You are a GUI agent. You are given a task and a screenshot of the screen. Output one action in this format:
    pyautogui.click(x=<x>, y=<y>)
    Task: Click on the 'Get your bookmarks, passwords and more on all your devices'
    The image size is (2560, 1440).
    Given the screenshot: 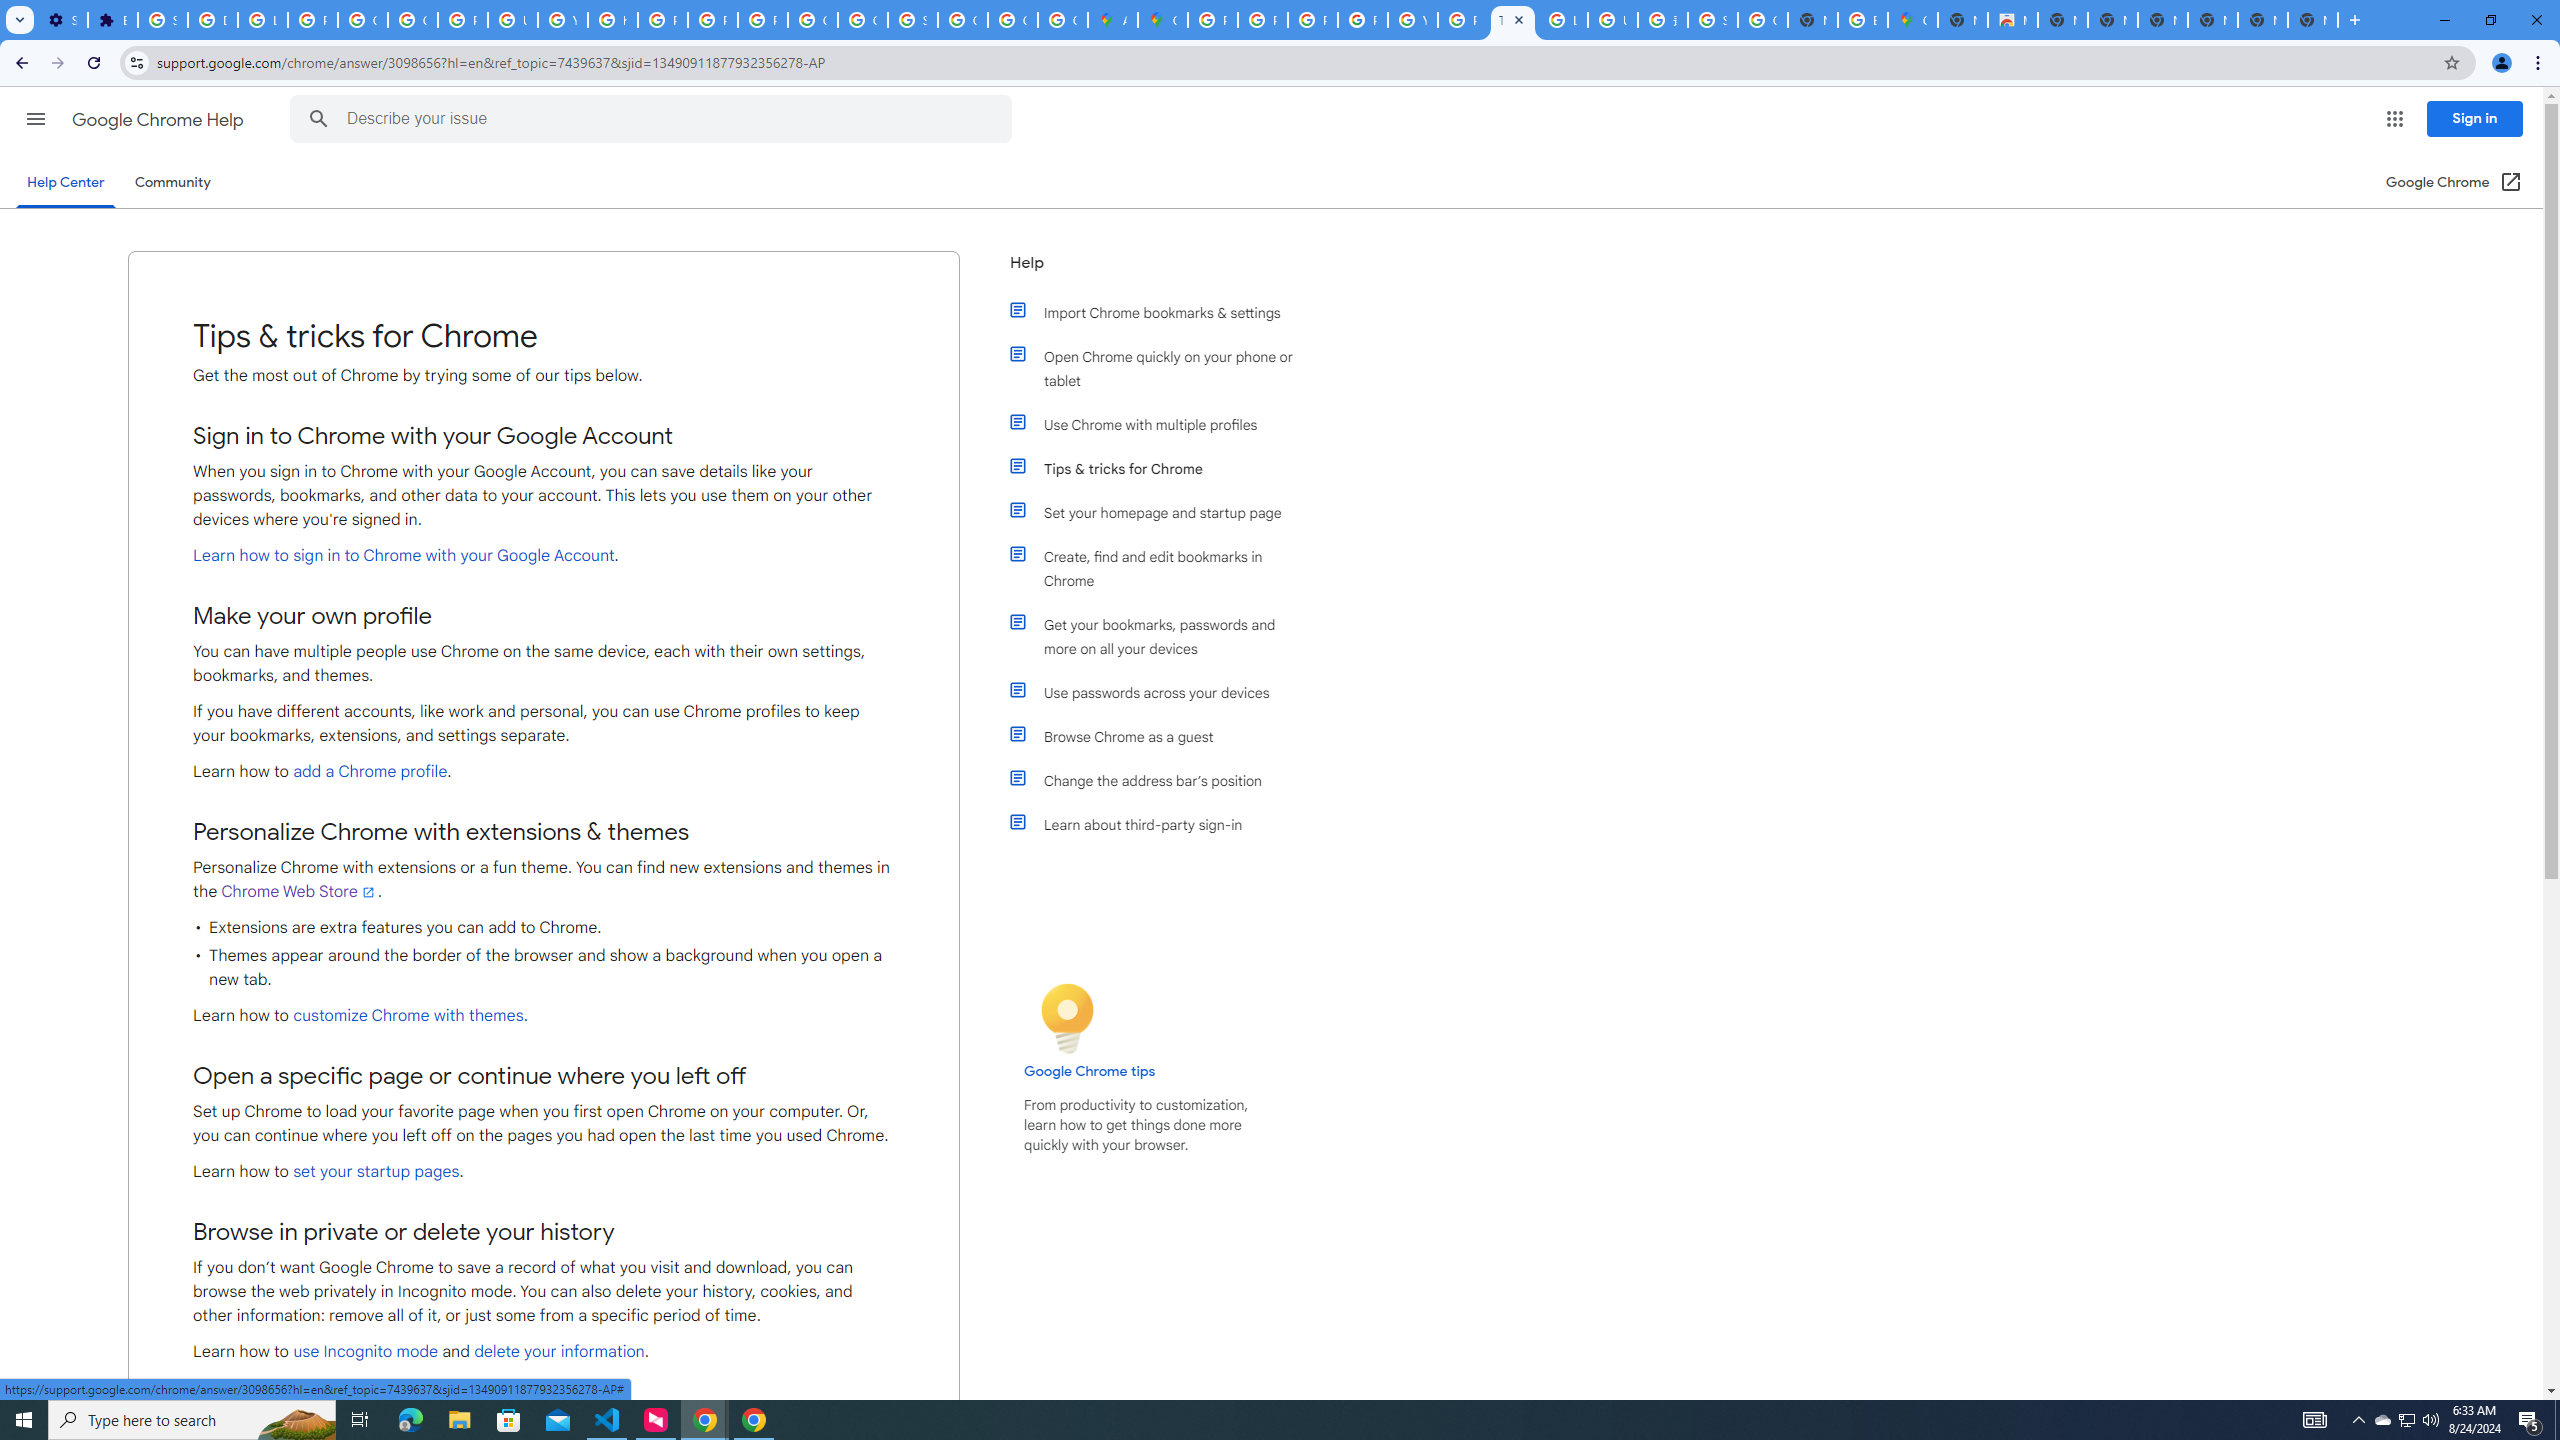 What is the action you would take?
    pyautogui.click(x=1162, y=636)
    